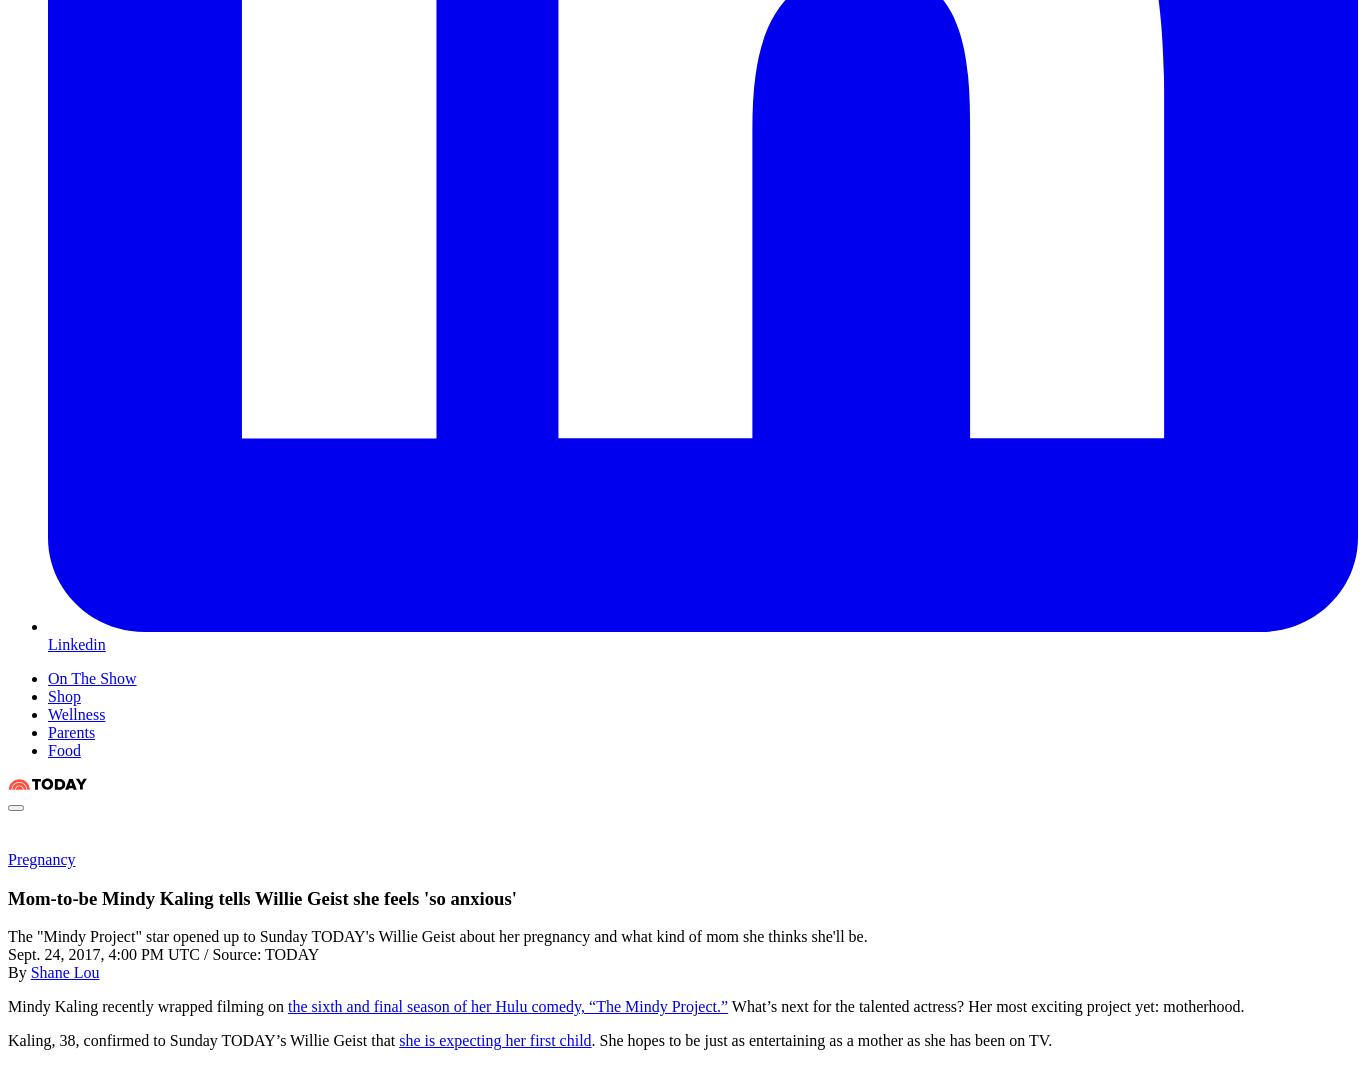 Image resolution: width=1366 pixels, height=1066 pixels. What do you see at coordinates (202, 1040) in the screenshot?
I see `'Kaling, 38, confirmed to Sunday TODAY’s Willie Geist that'` at bounding box center [202, 1040].